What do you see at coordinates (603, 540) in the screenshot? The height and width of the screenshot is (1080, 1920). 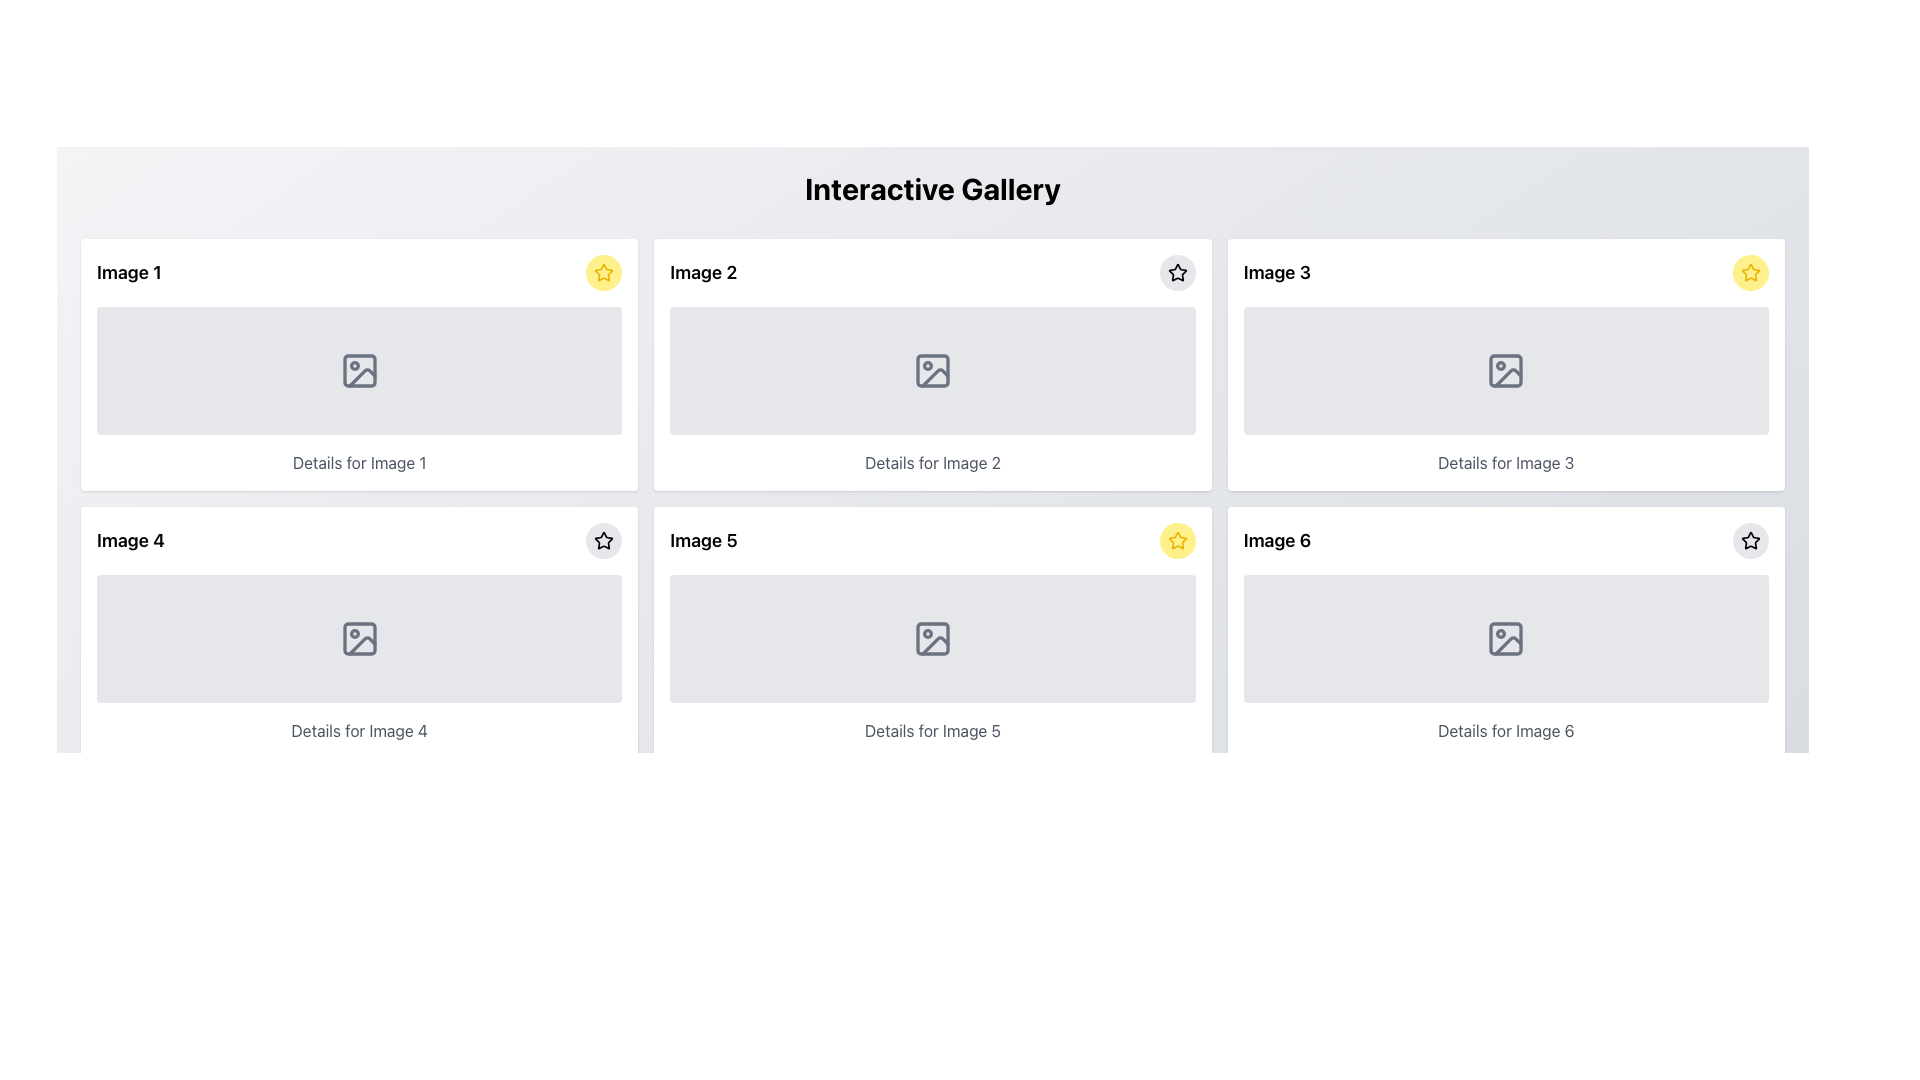 I see `the star-shaped button located in the top-right corner of the 'Image 4' section` at bounding box center [603, 540].